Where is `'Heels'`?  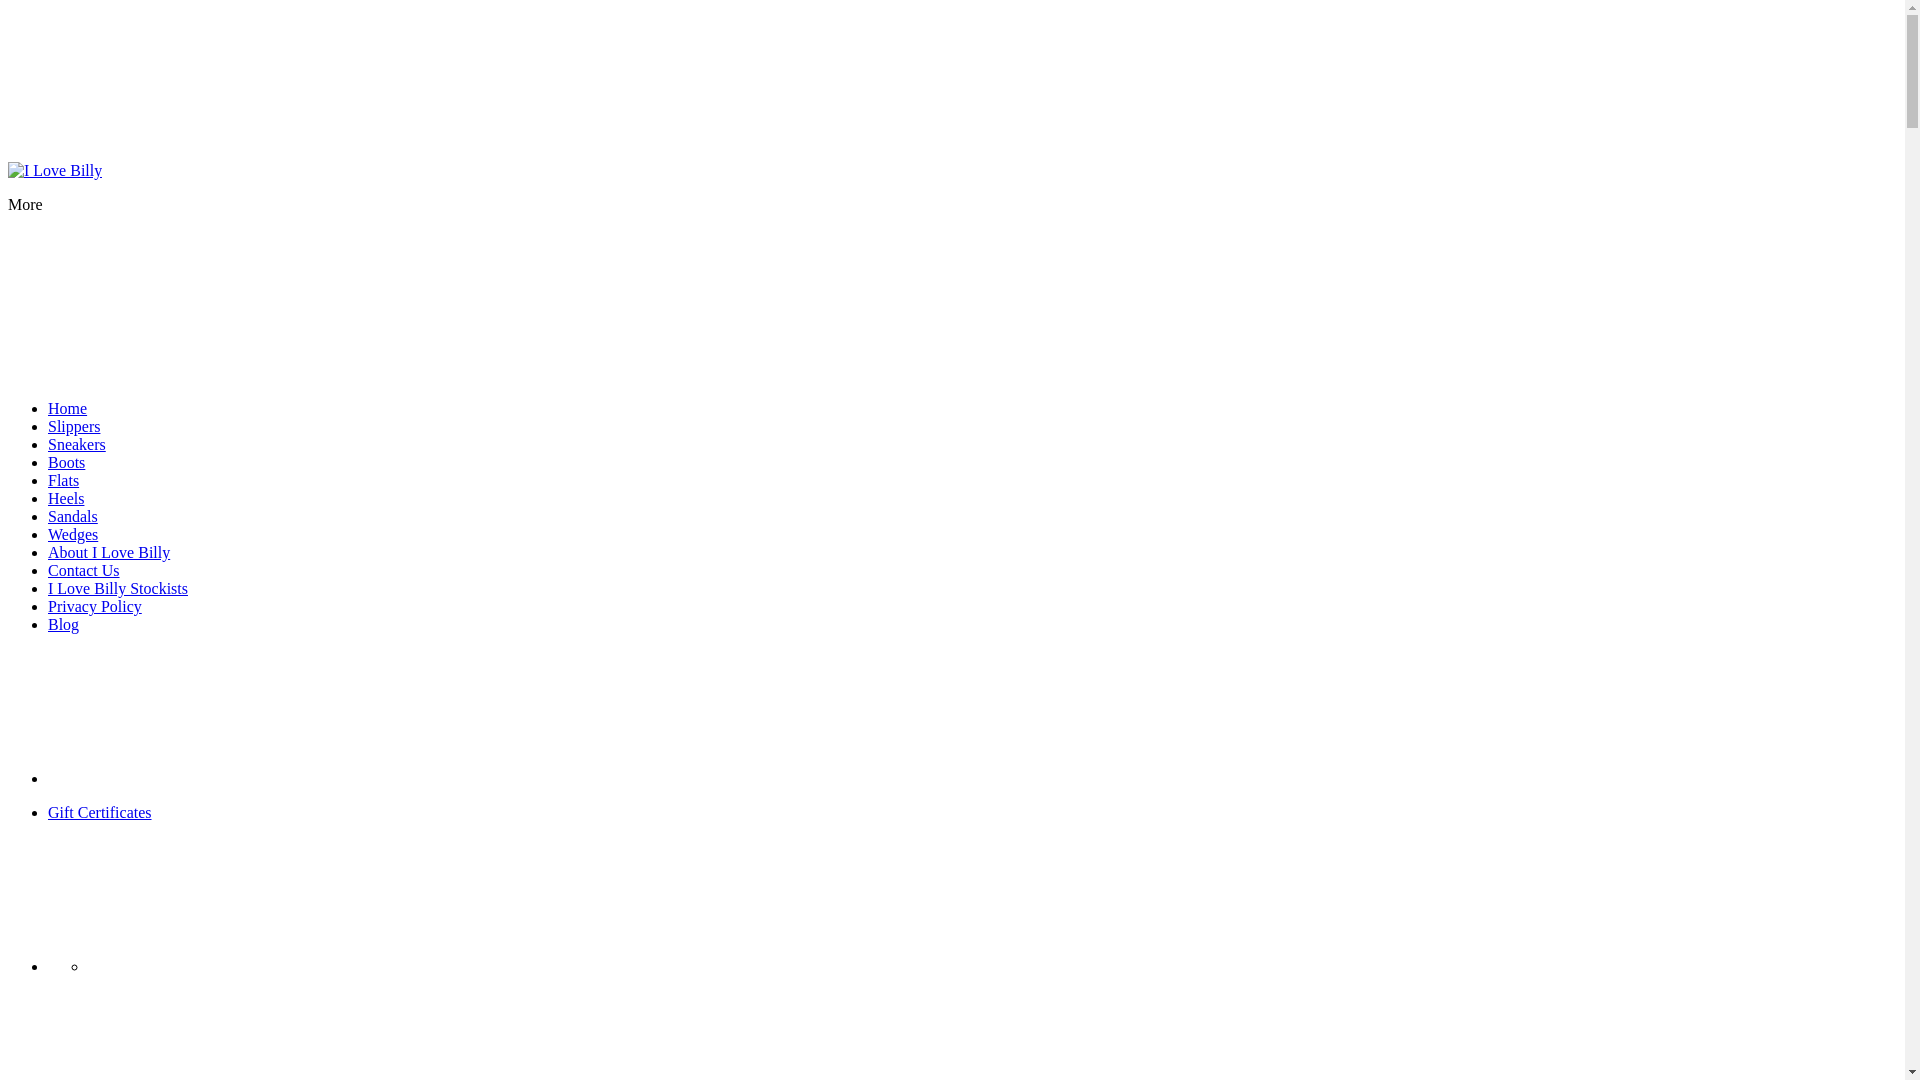 'Heels' is located at coordinates (66, 497).